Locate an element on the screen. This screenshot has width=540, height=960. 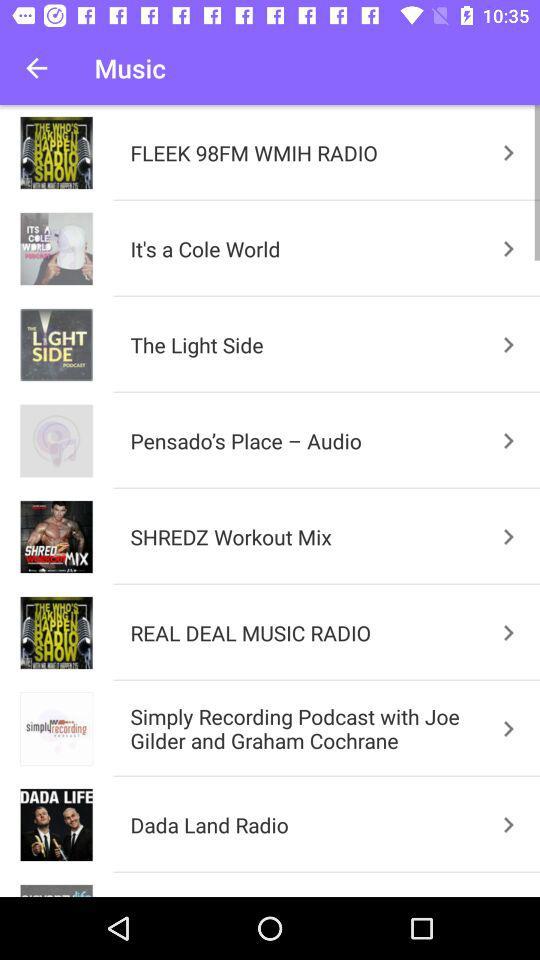
the image which is left hand side of shredz workout mix is located at coordinates (56, 536).